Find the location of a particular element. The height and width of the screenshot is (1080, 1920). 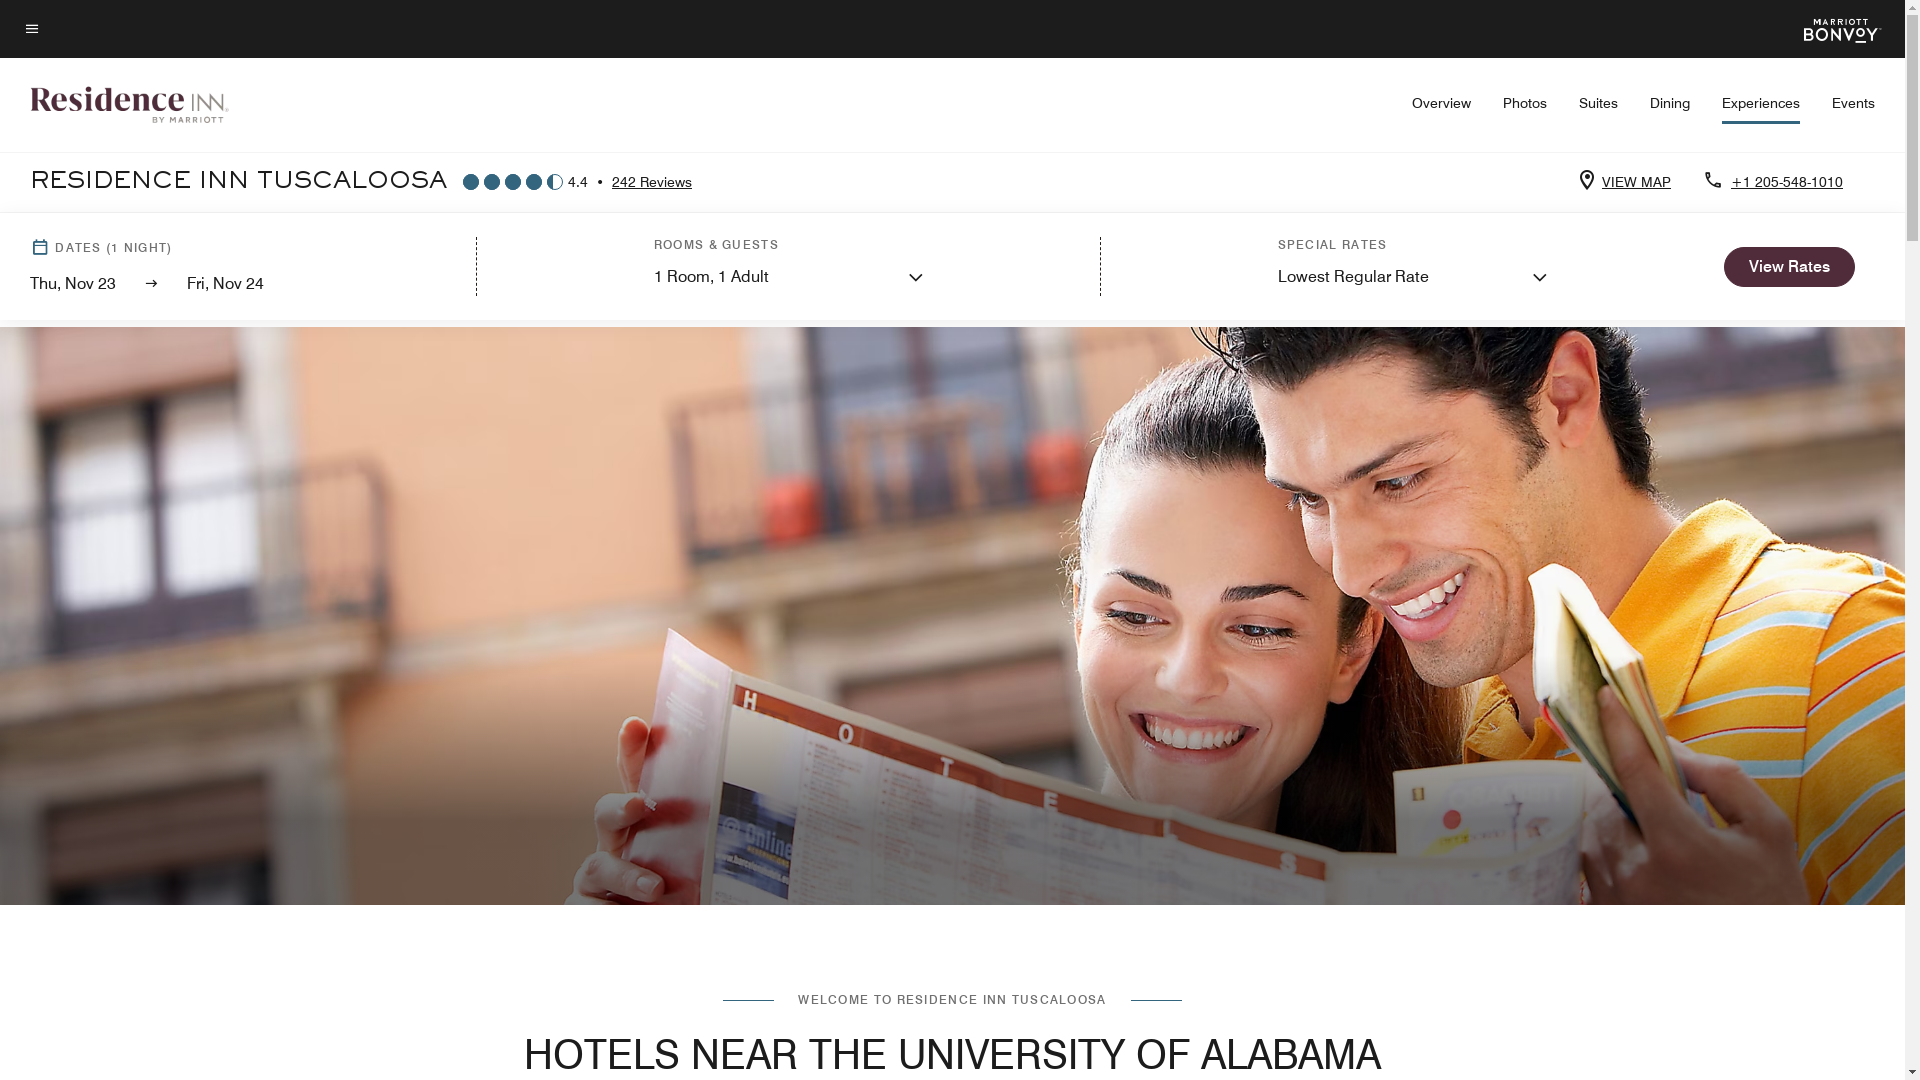

'Dining' is located at coordinates (1670, 103).